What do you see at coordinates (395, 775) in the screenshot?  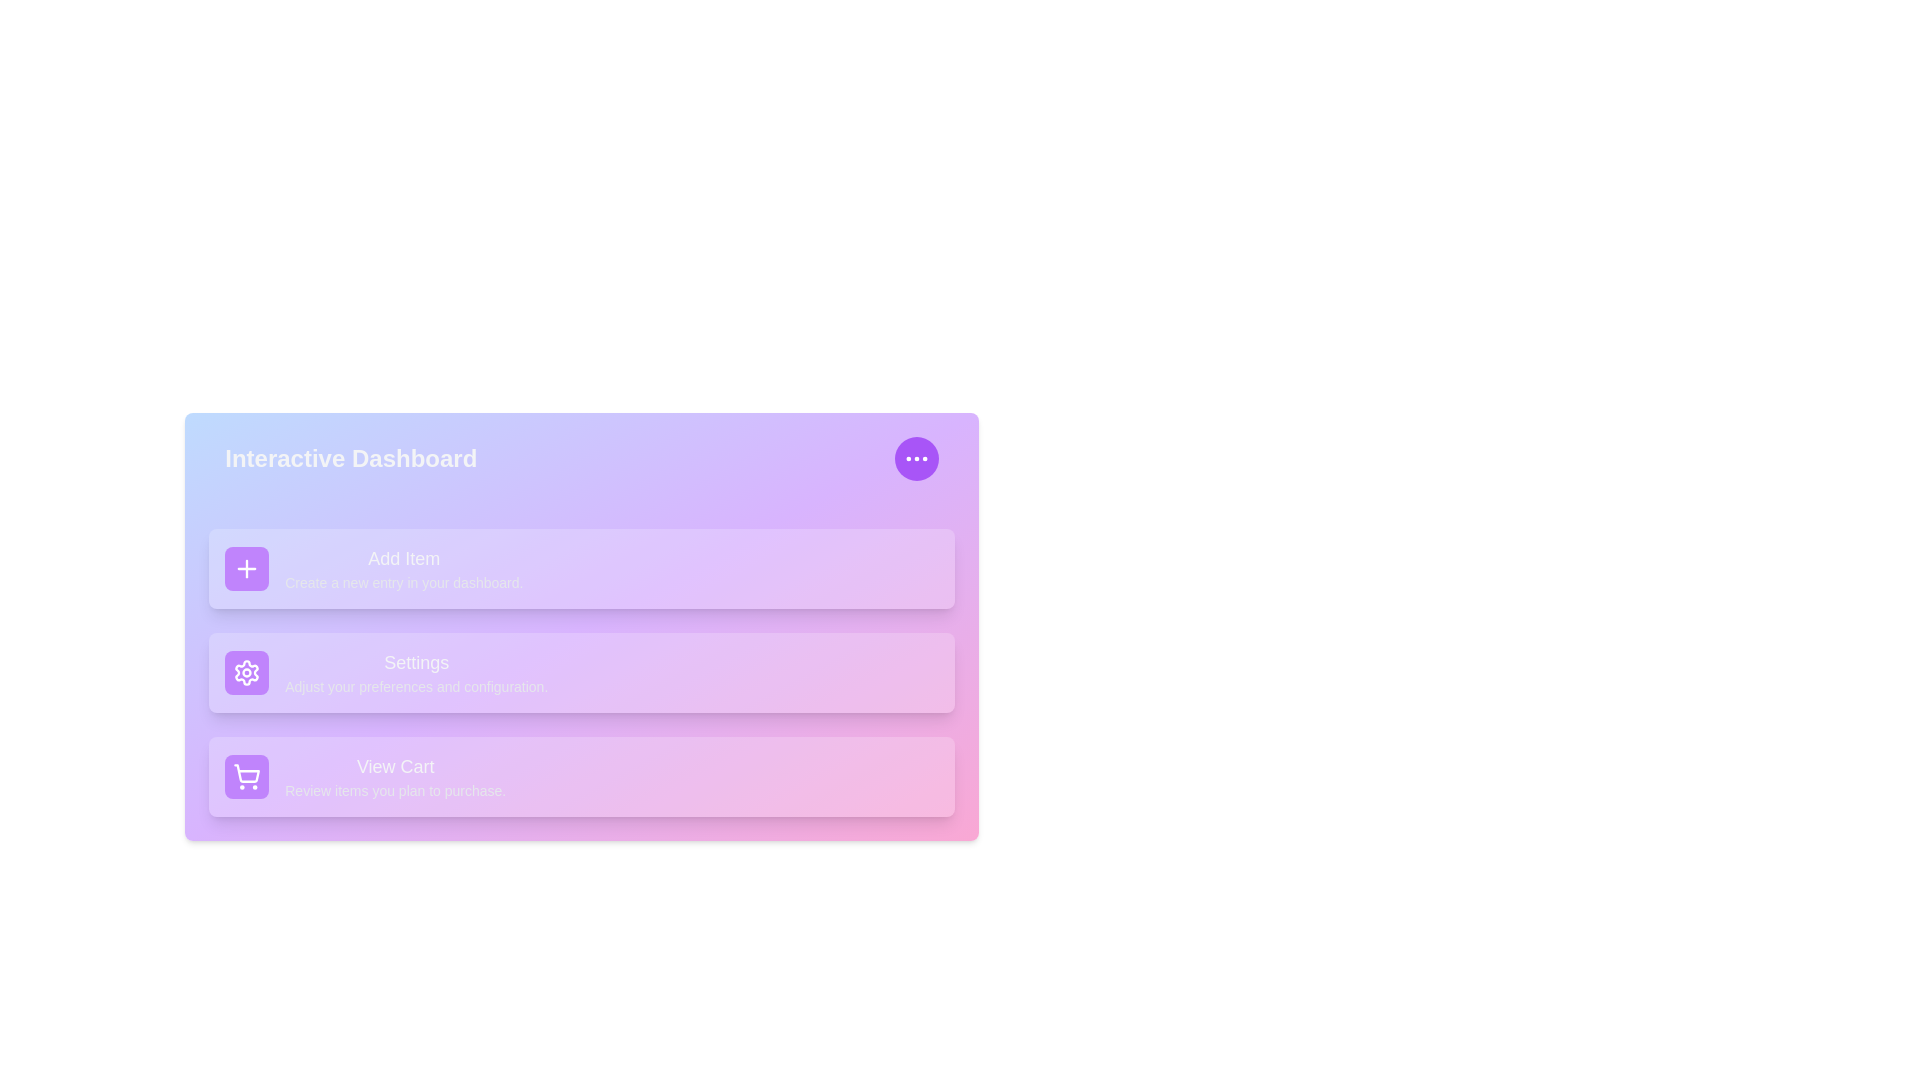 I see `the 'View Cart' option to navigate to the cart review page` at bounding box center [395, 775].